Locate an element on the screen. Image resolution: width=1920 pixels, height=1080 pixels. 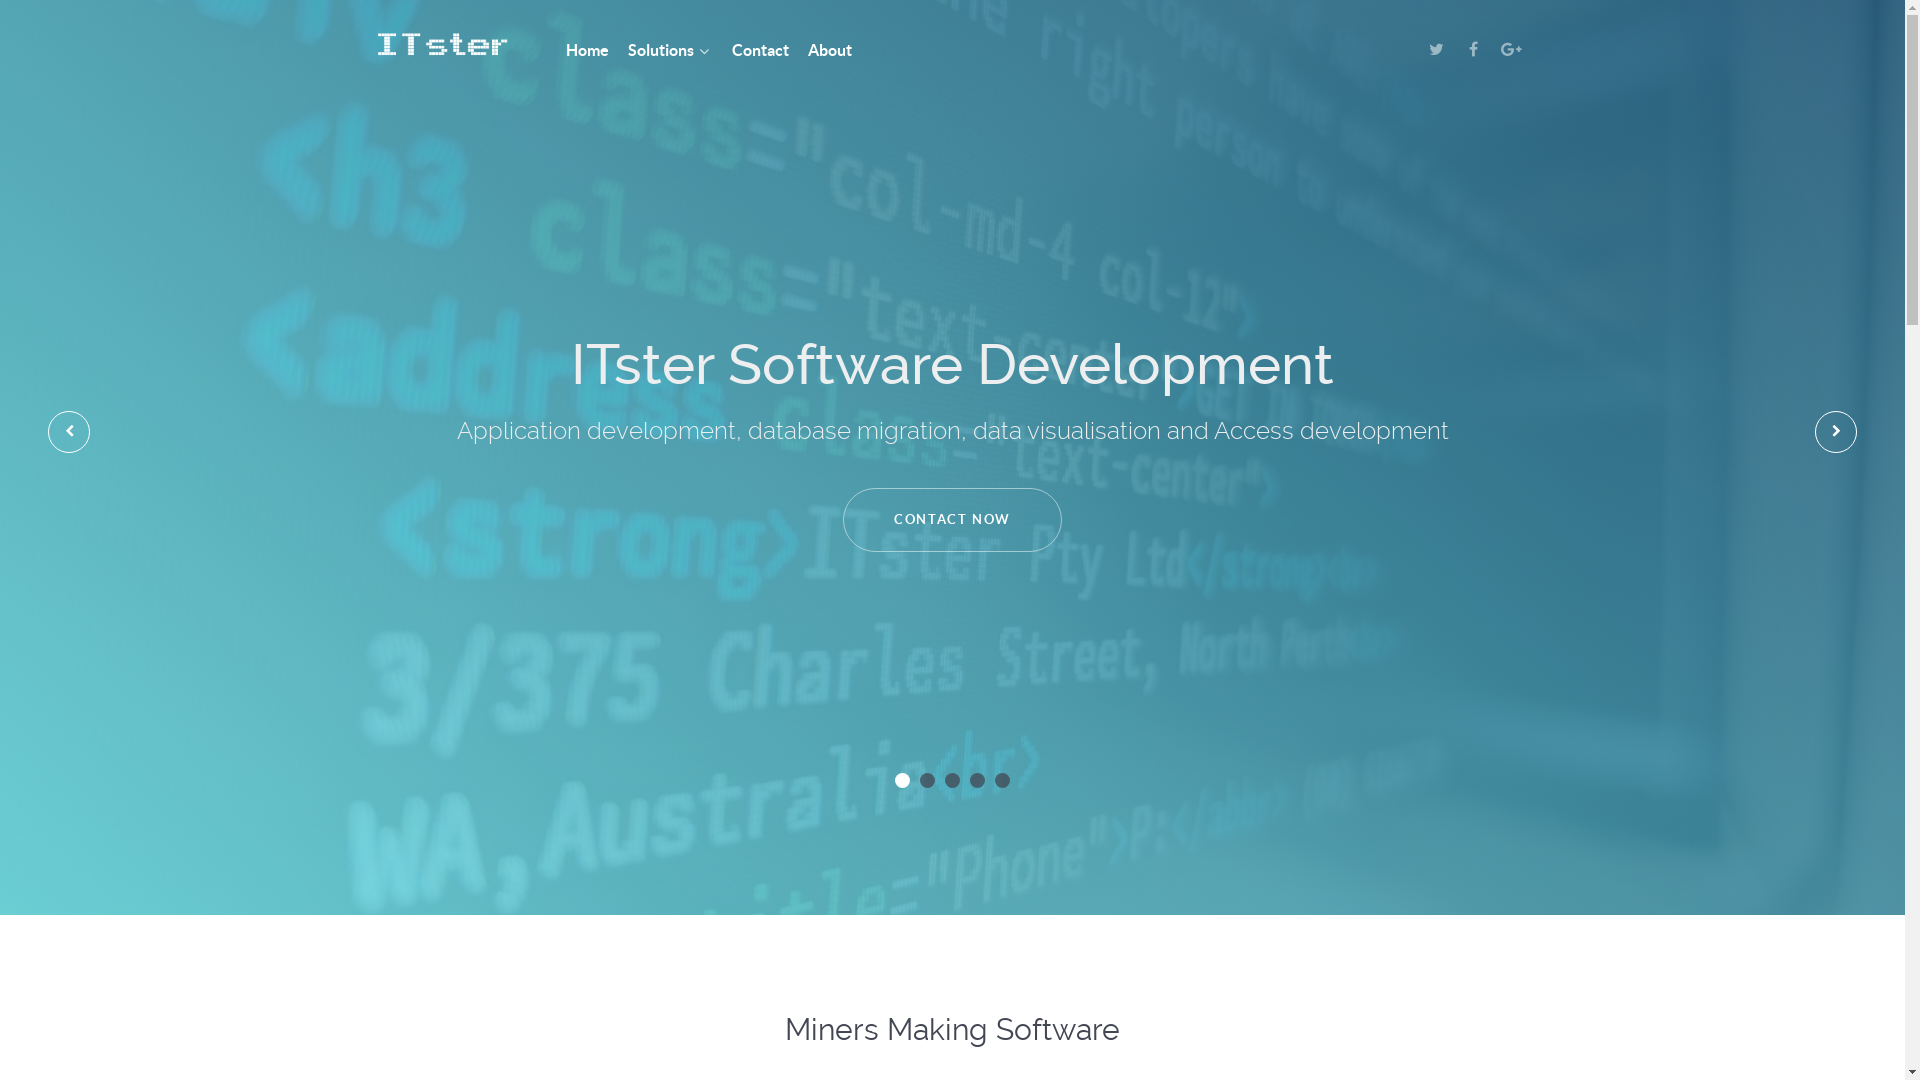
'About' is located at coordinates (807, 50).